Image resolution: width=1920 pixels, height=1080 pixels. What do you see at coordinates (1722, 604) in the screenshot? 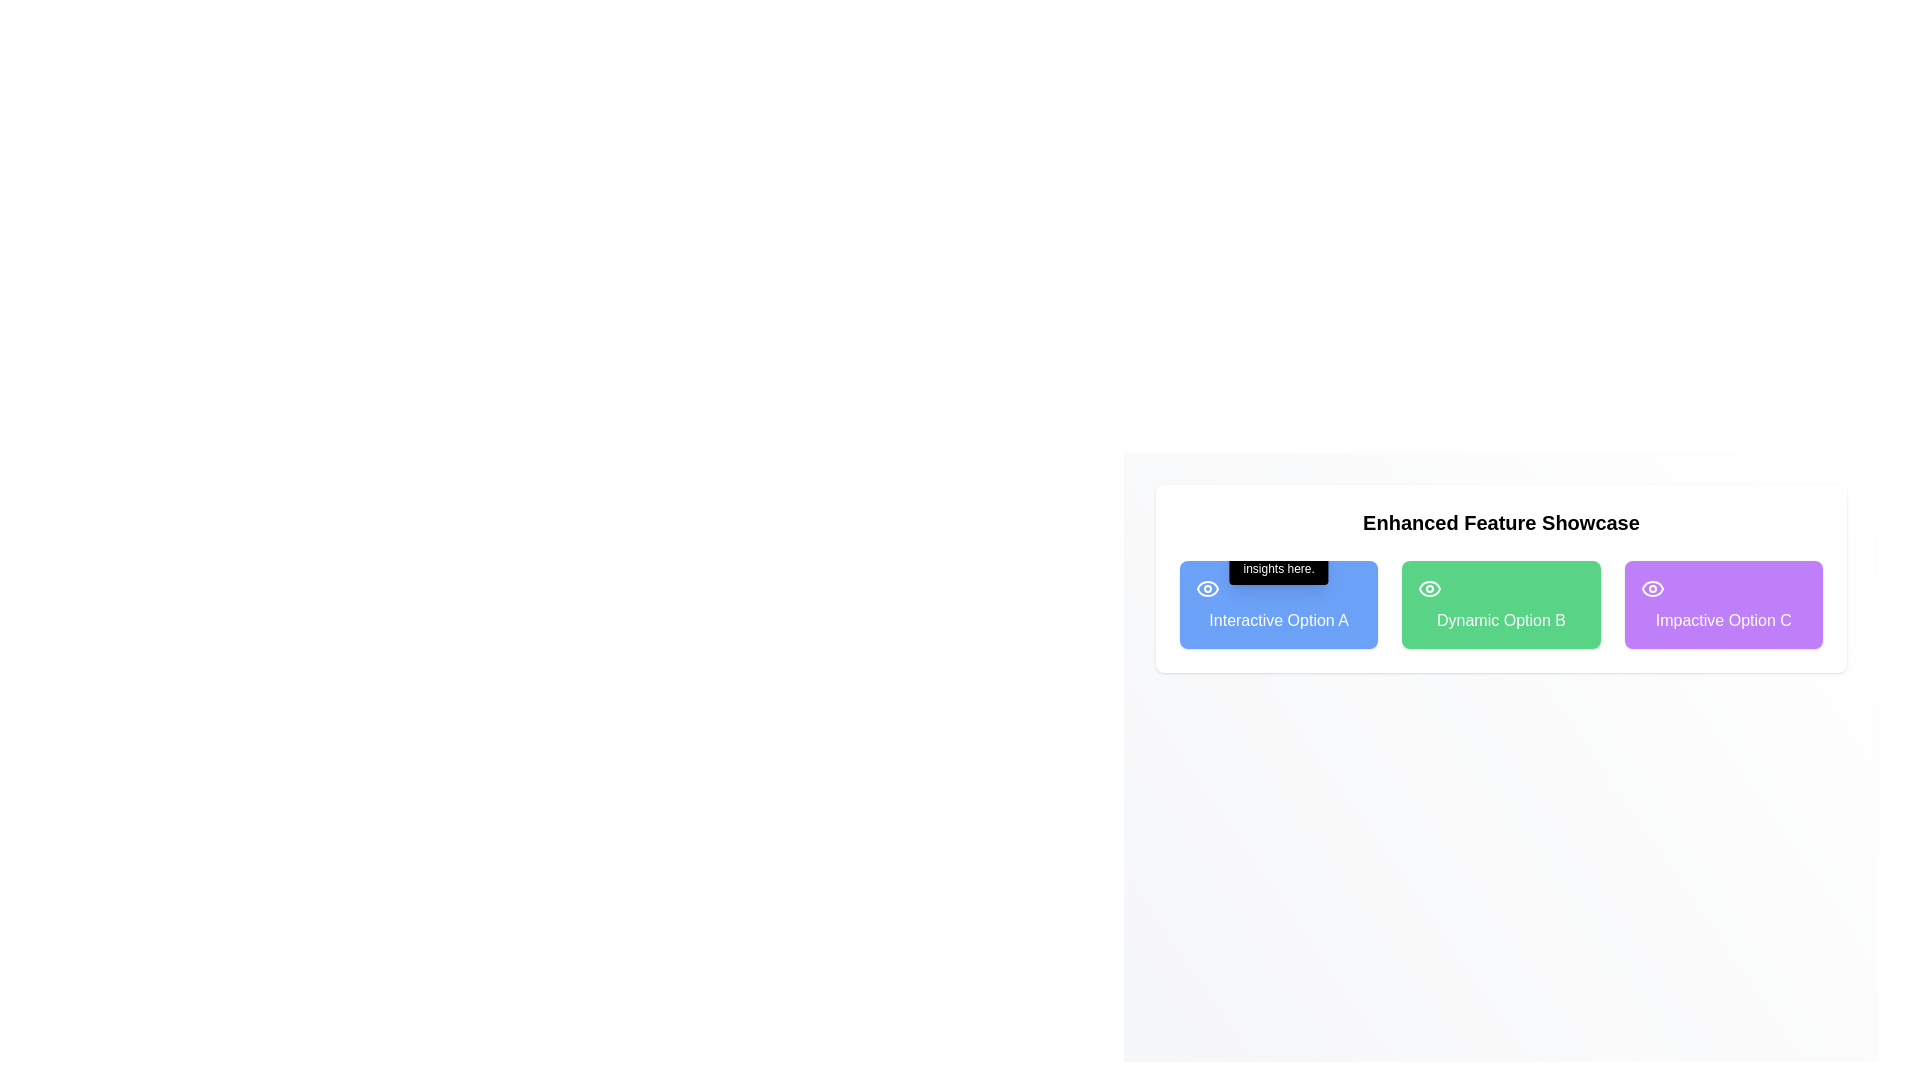
I see `the 'Impactive Option C' card, which is the third card in a horizontal arrangement under the title 'Enhanced Feature Showcase'` at bounding box center [1722, 604].